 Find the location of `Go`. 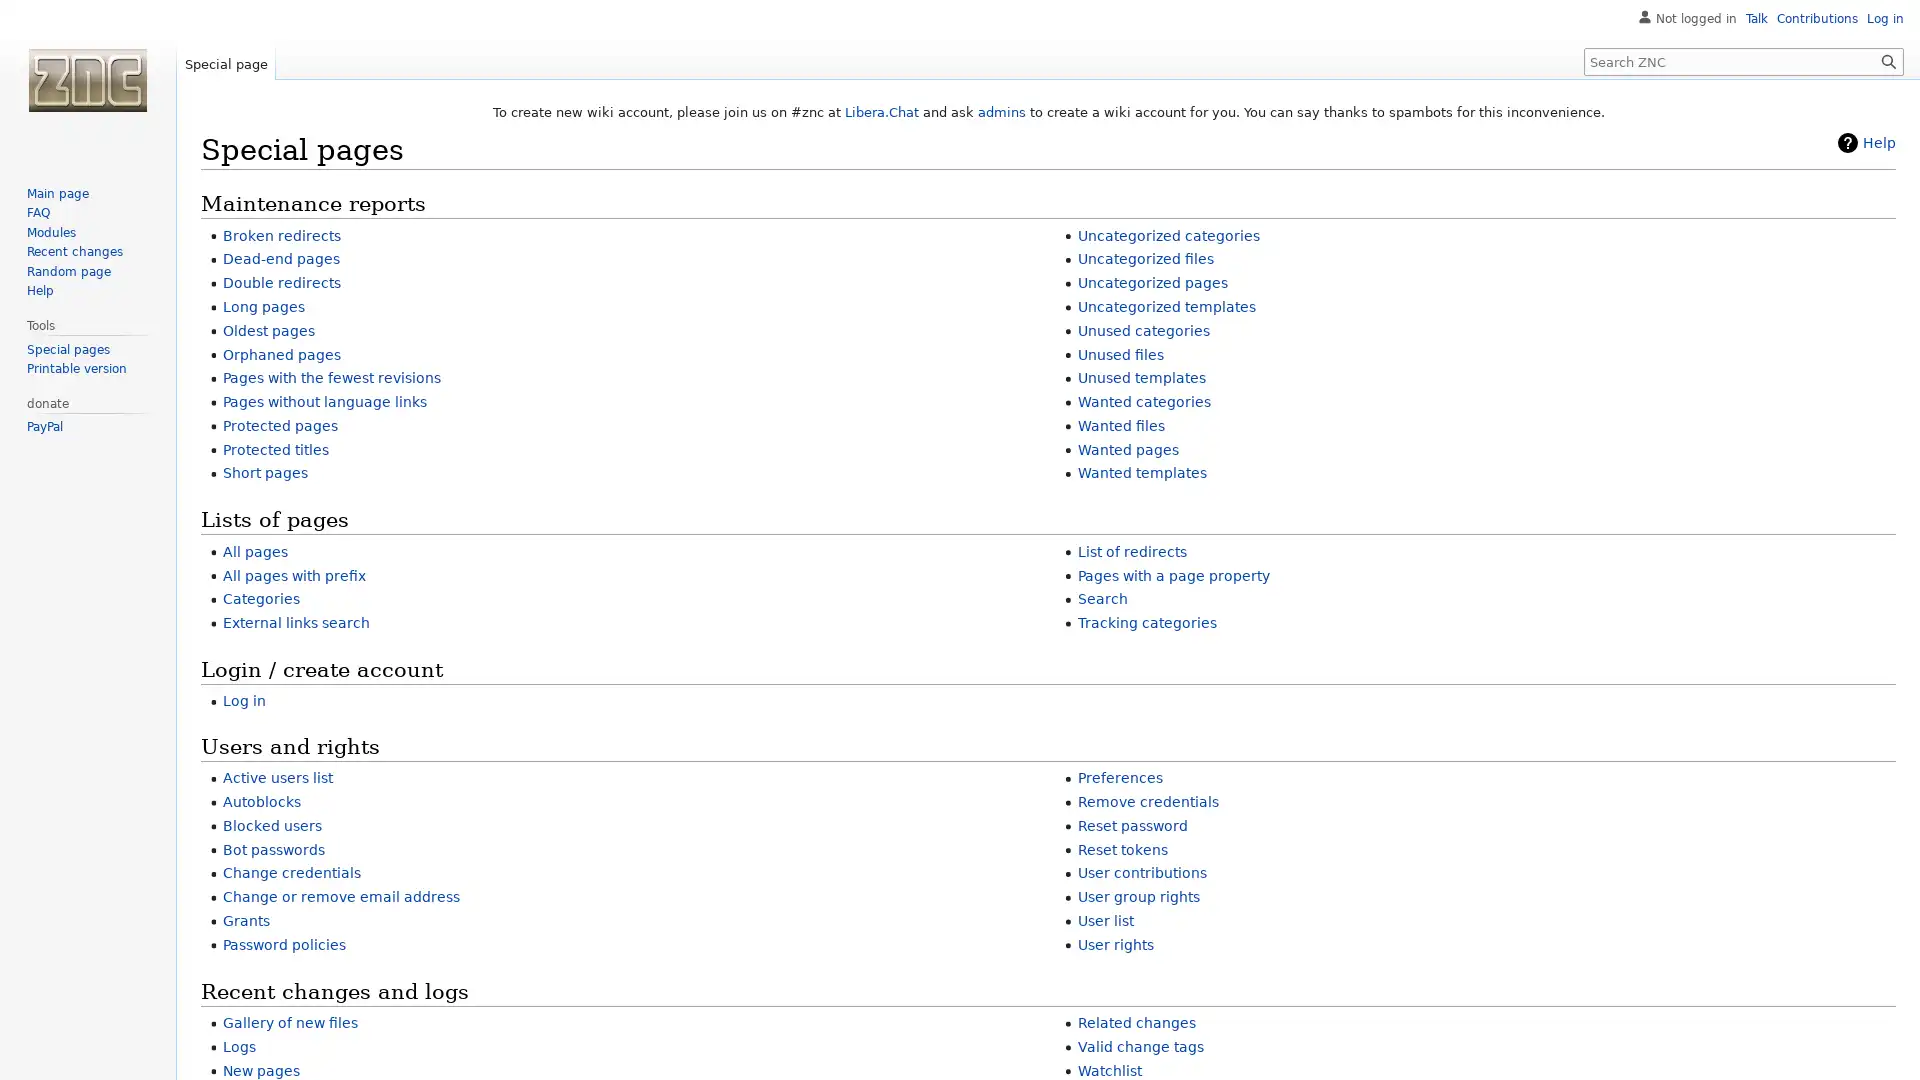

Go is located at coordinates (1888, 60).